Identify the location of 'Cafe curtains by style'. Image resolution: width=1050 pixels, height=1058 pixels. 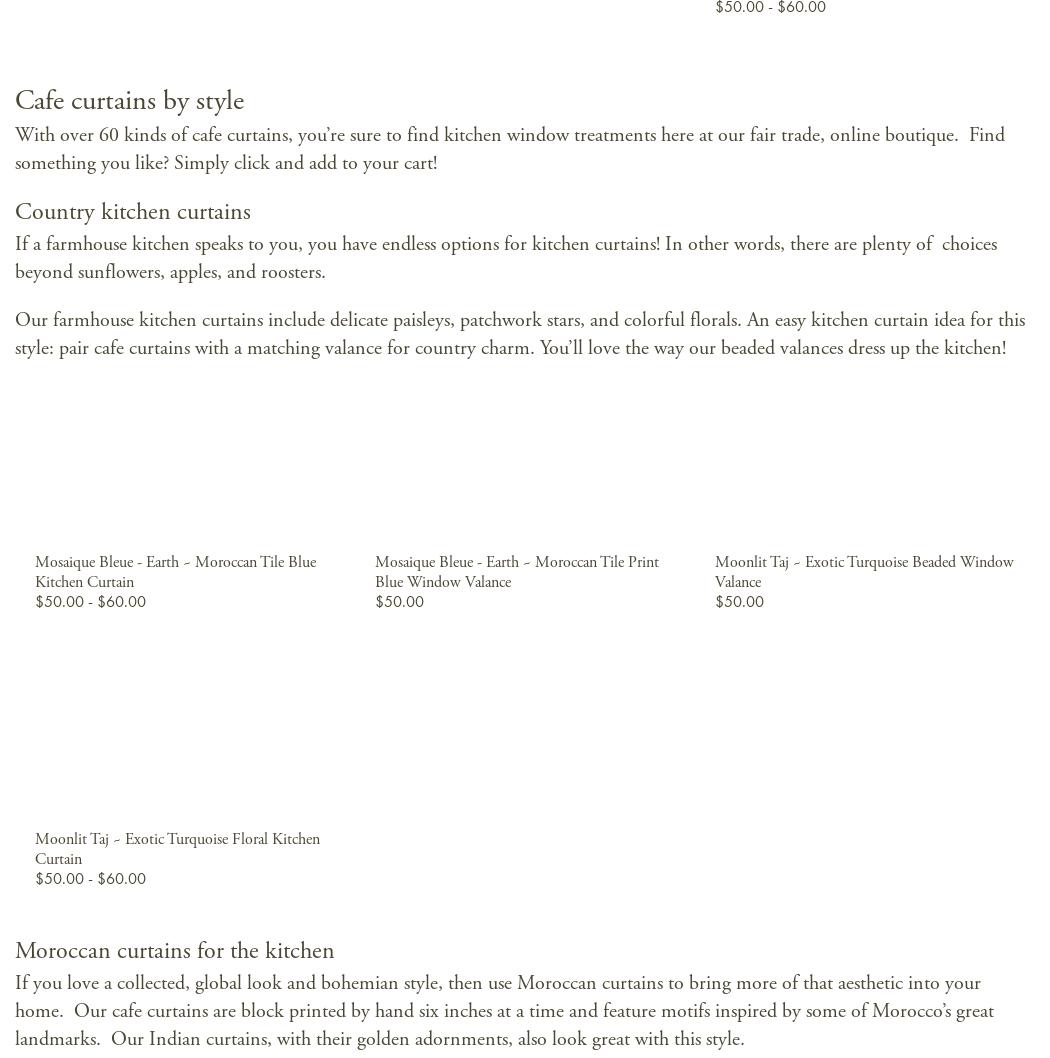
(128, 98).